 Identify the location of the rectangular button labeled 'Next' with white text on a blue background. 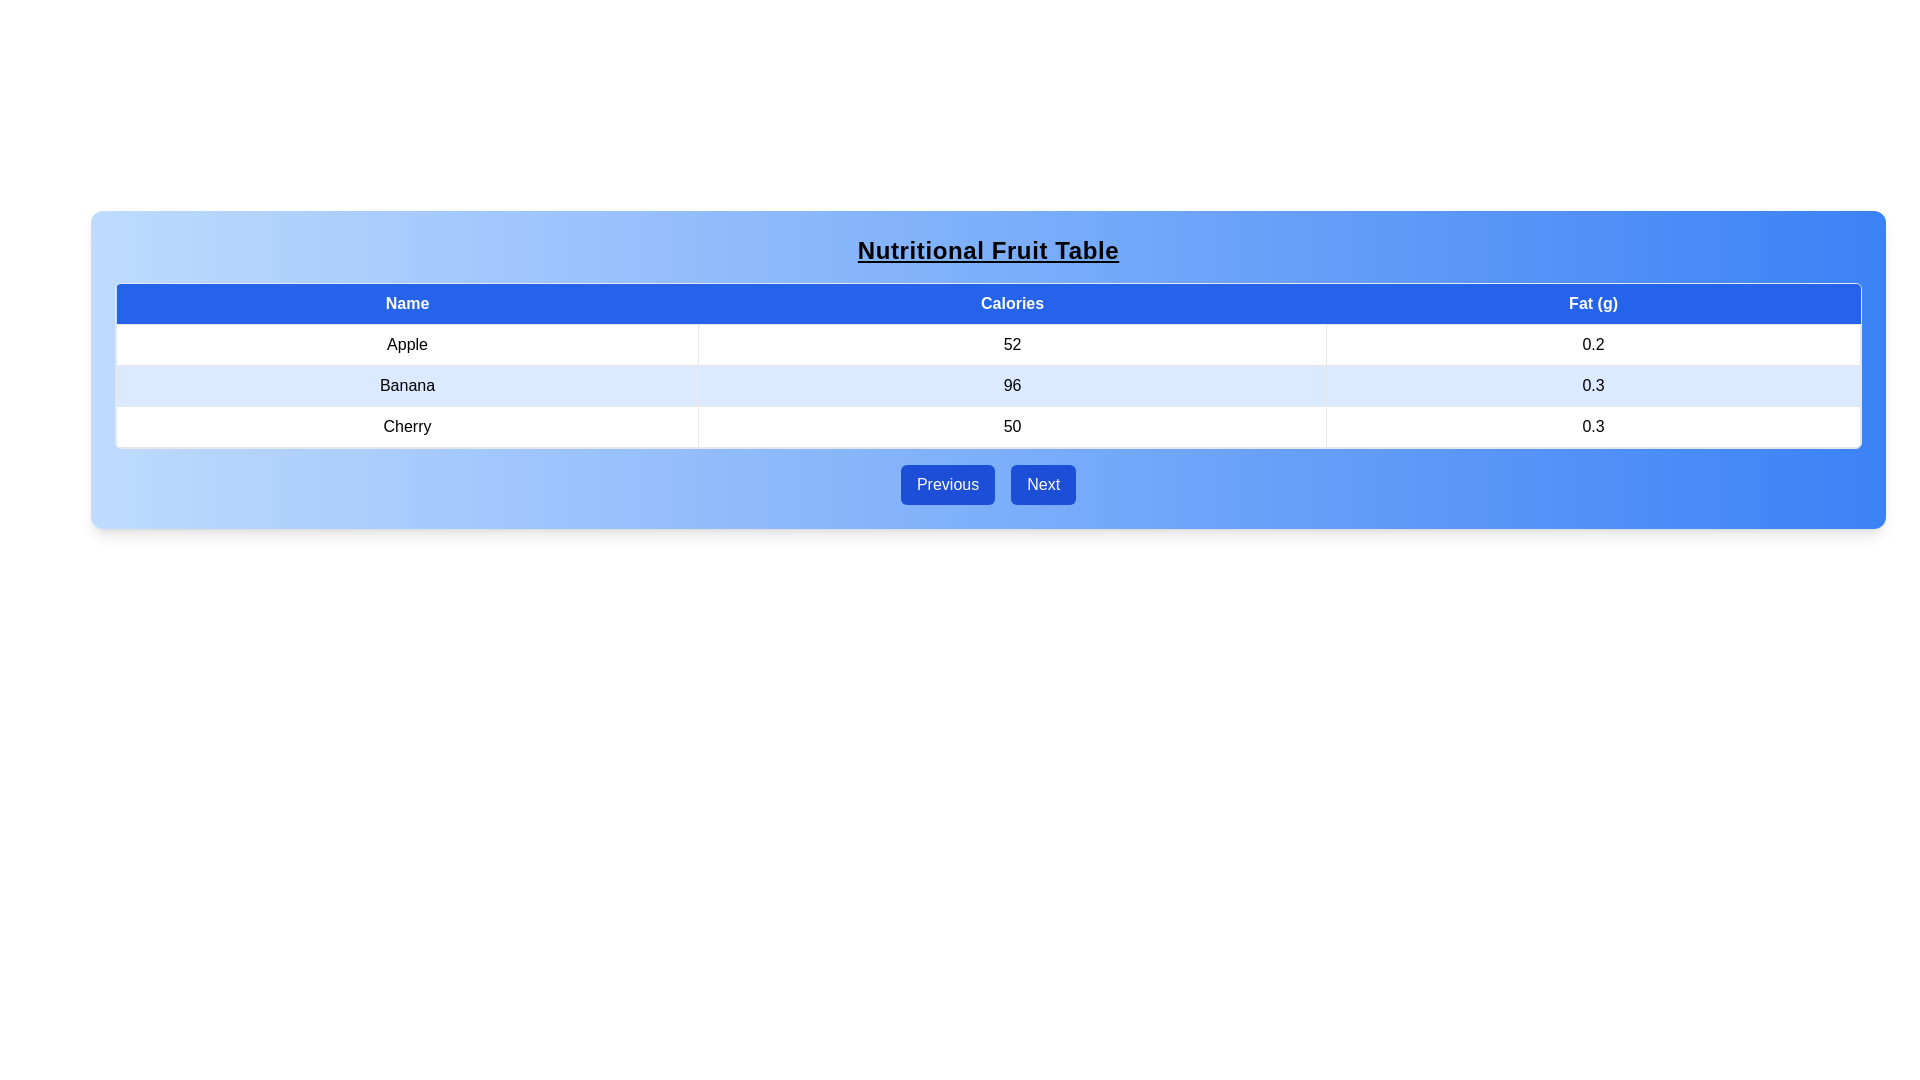
(1042, 485).